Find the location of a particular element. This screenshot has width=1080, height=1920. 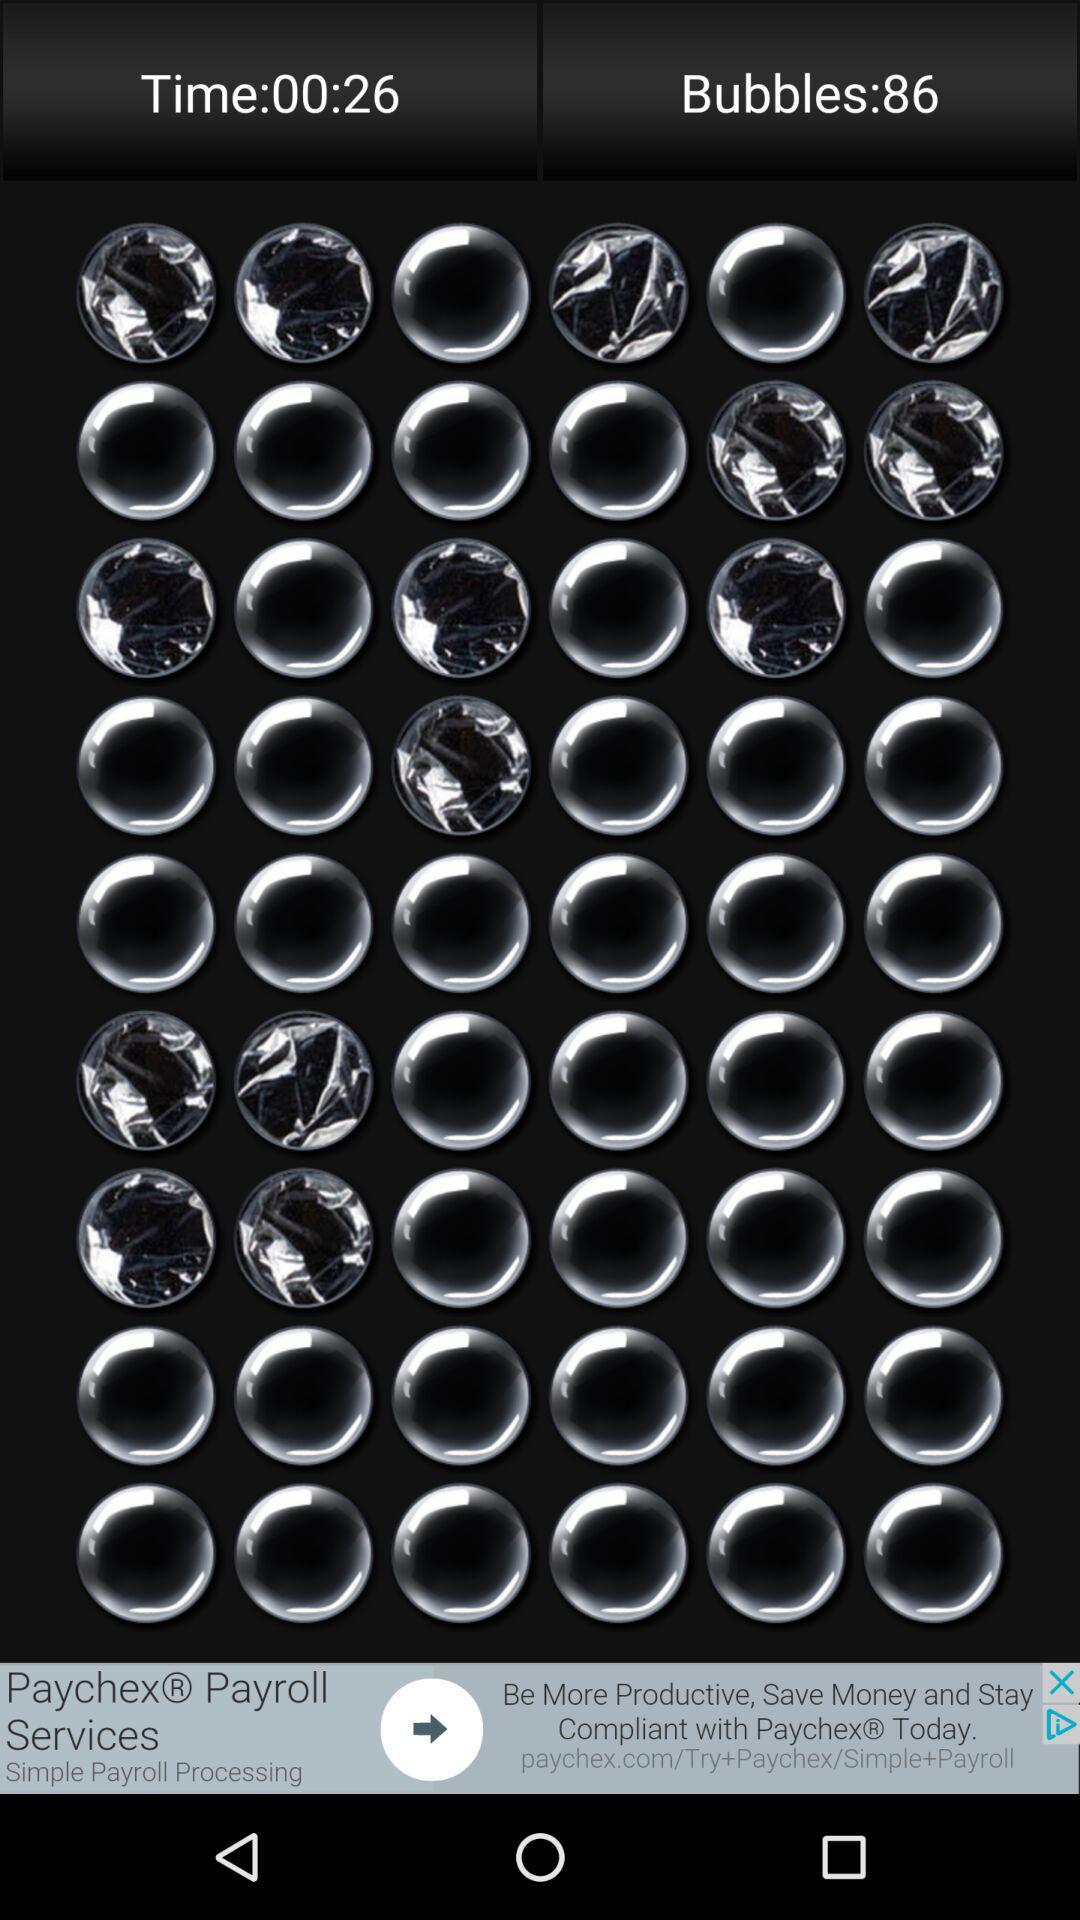

the refresh icon is located at coordinates (617, 819).